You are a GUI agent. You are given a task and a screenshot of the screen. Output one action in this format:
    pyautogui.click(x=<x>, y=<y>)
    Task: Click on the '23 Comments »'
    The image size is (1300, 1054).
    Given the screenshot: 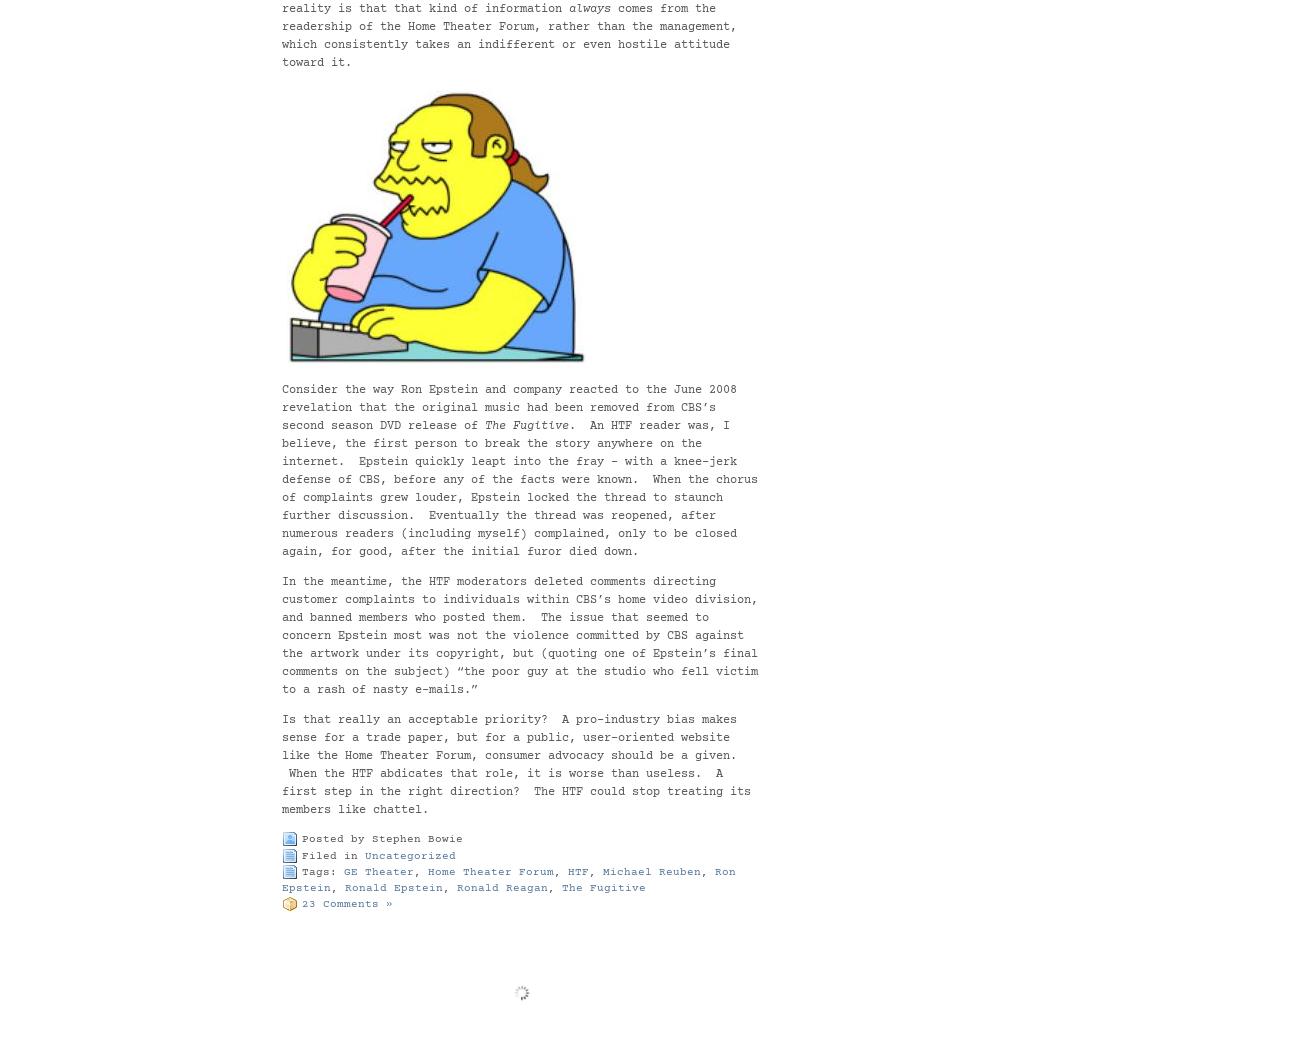 What is the action you would take?
    pyautogui.click(x=346, y=903)
    